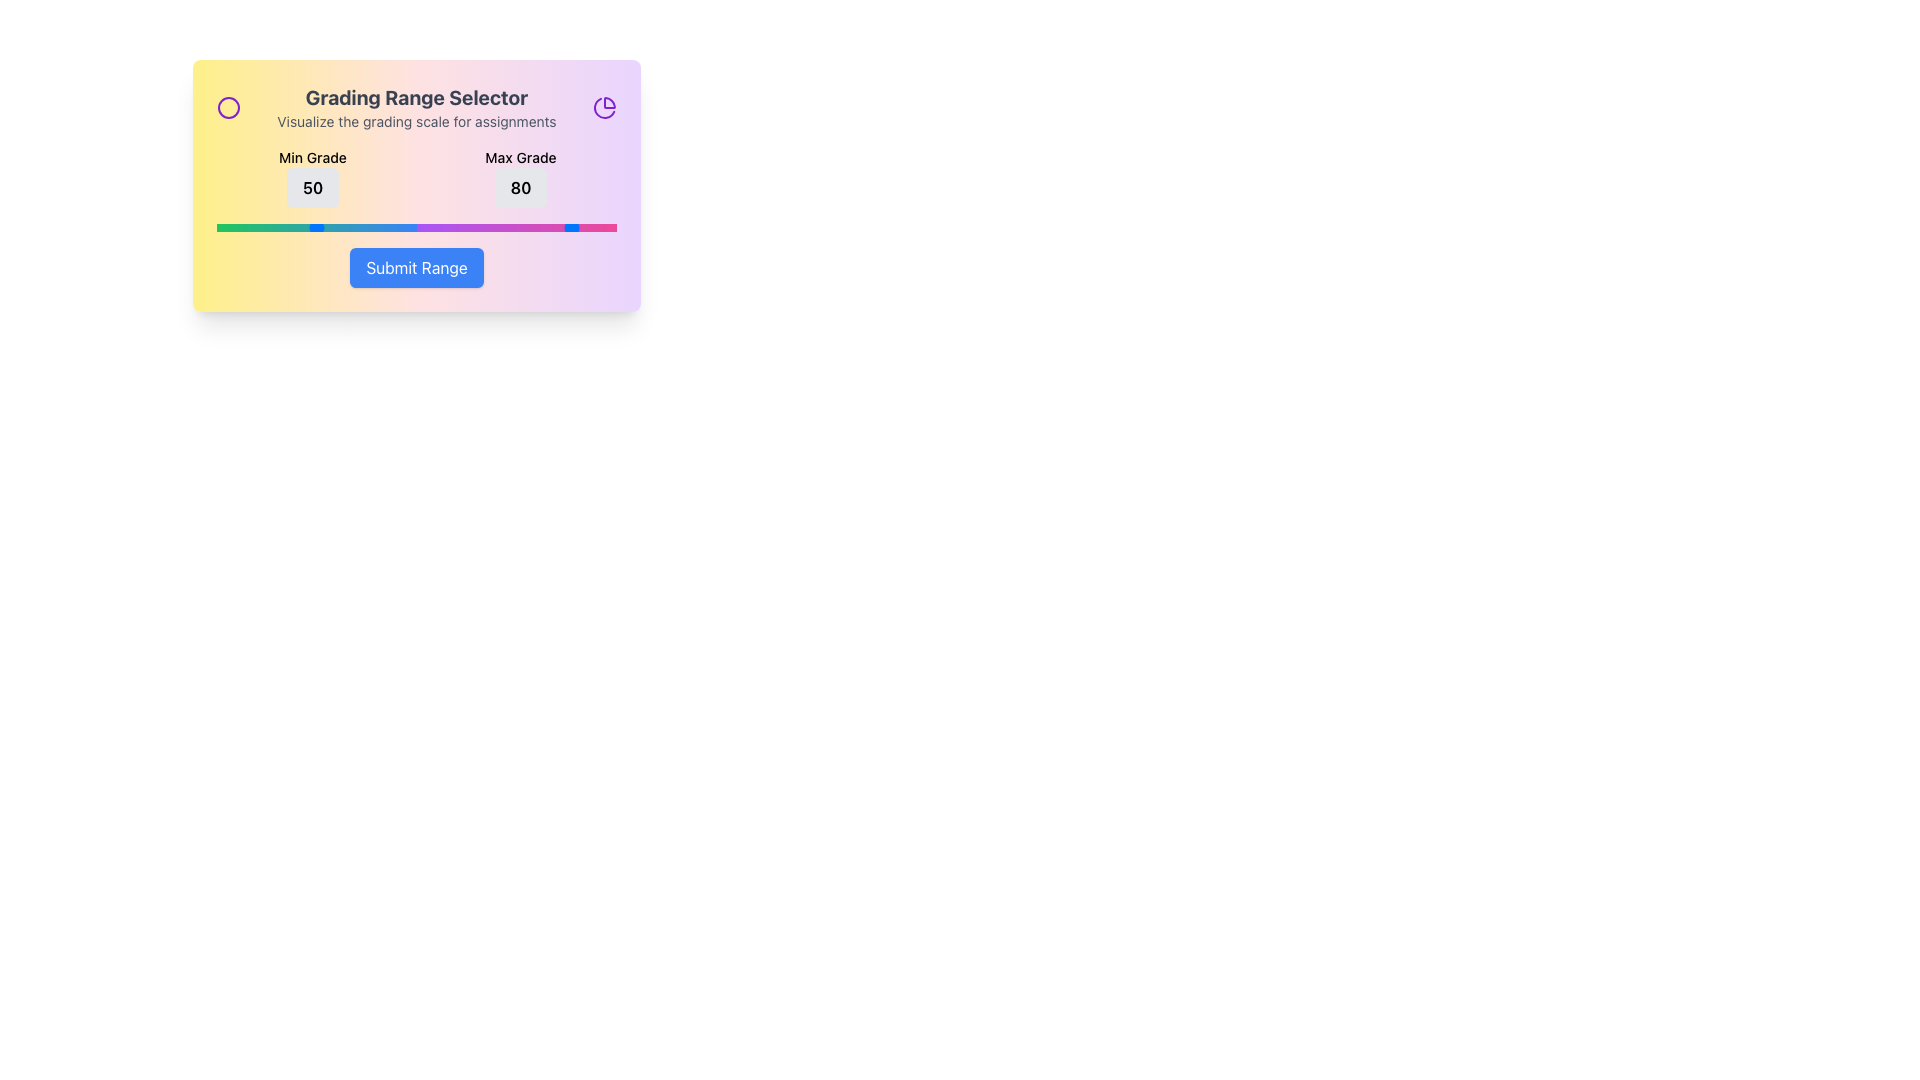 The width and height of the screenshot is (1920, 1080). What do you see at coordinates (311, 157) in the screenshot?
I see `'Min Grade' label, which is the left-most label positioned above the numerical value '50'` at bounding box center [311, 157].